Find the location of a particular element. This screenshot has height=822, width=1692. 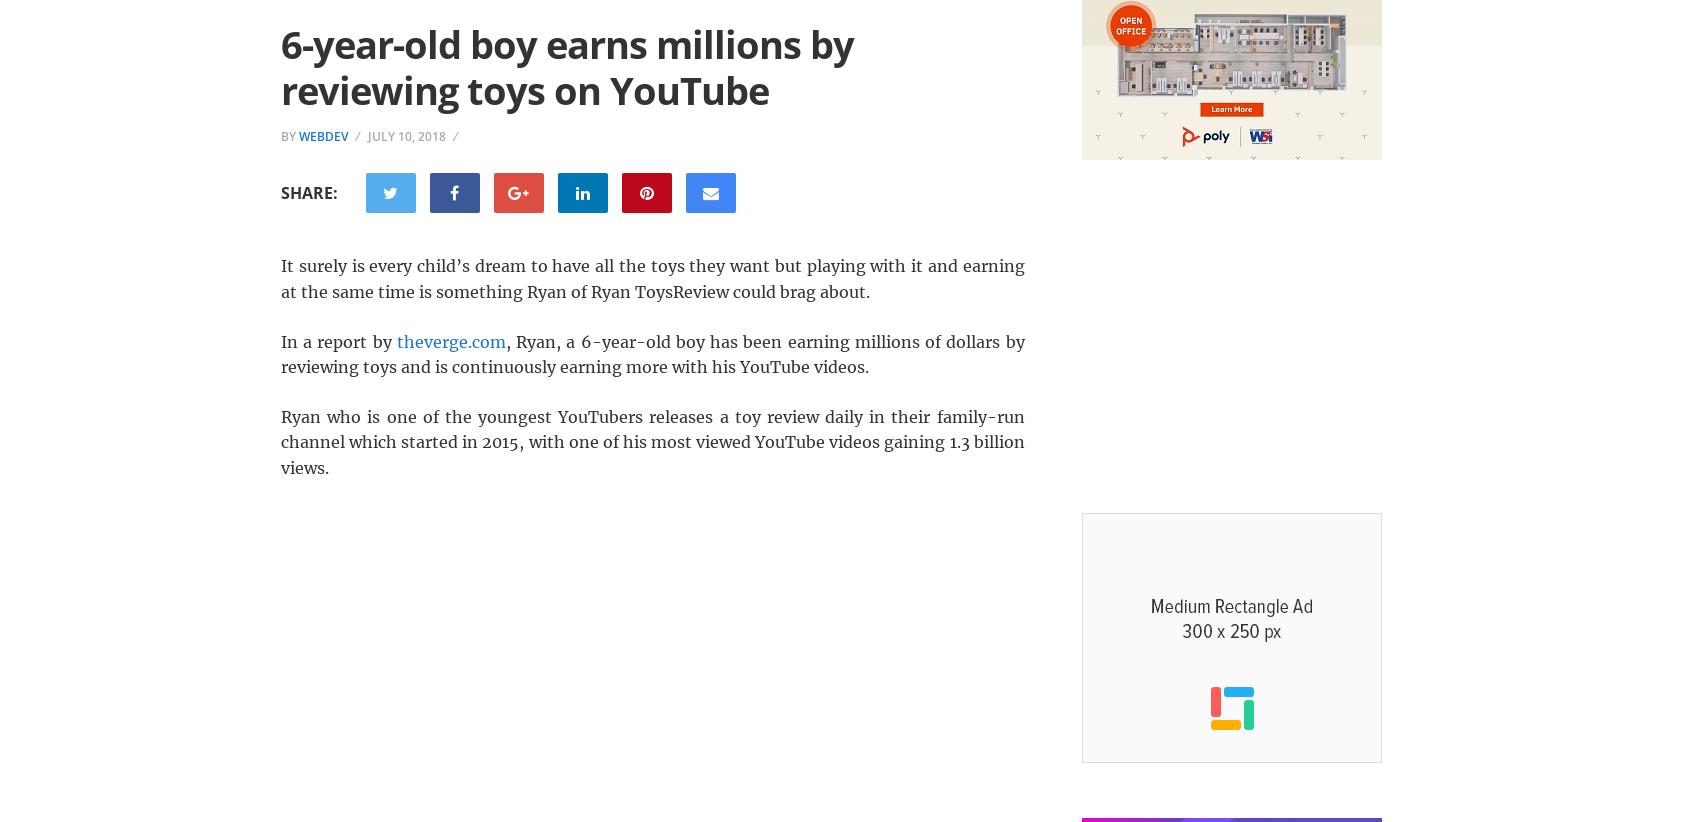

'6-year-old boy earns millions by reviewing toys on YouTube' is located at coordinates (566, 66).